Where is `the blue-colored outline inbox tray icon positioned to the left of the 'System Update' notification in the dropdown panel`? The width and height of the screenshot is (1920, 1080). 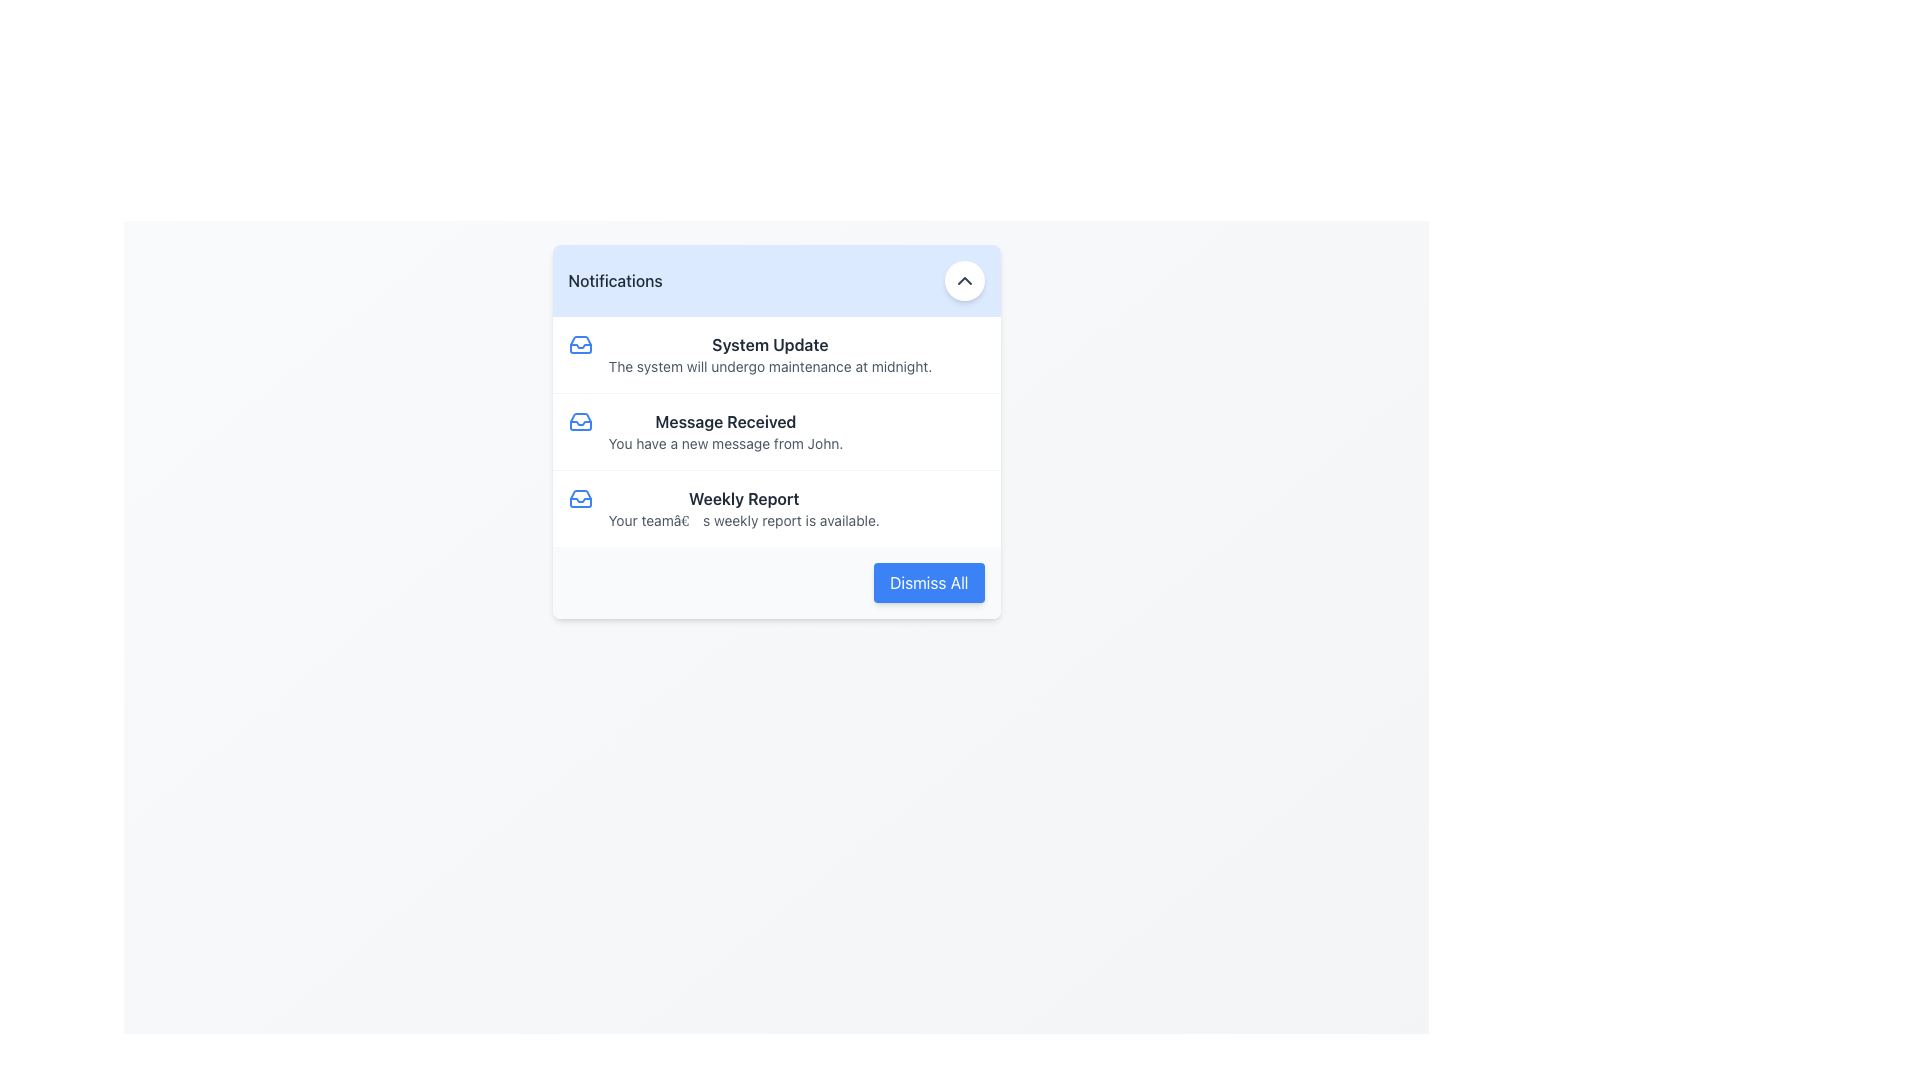 the blue-colored outline inbox tray icon positioned to the left of the 'System Update' notification in the dropdown panel is located at coordinates (579, 343).